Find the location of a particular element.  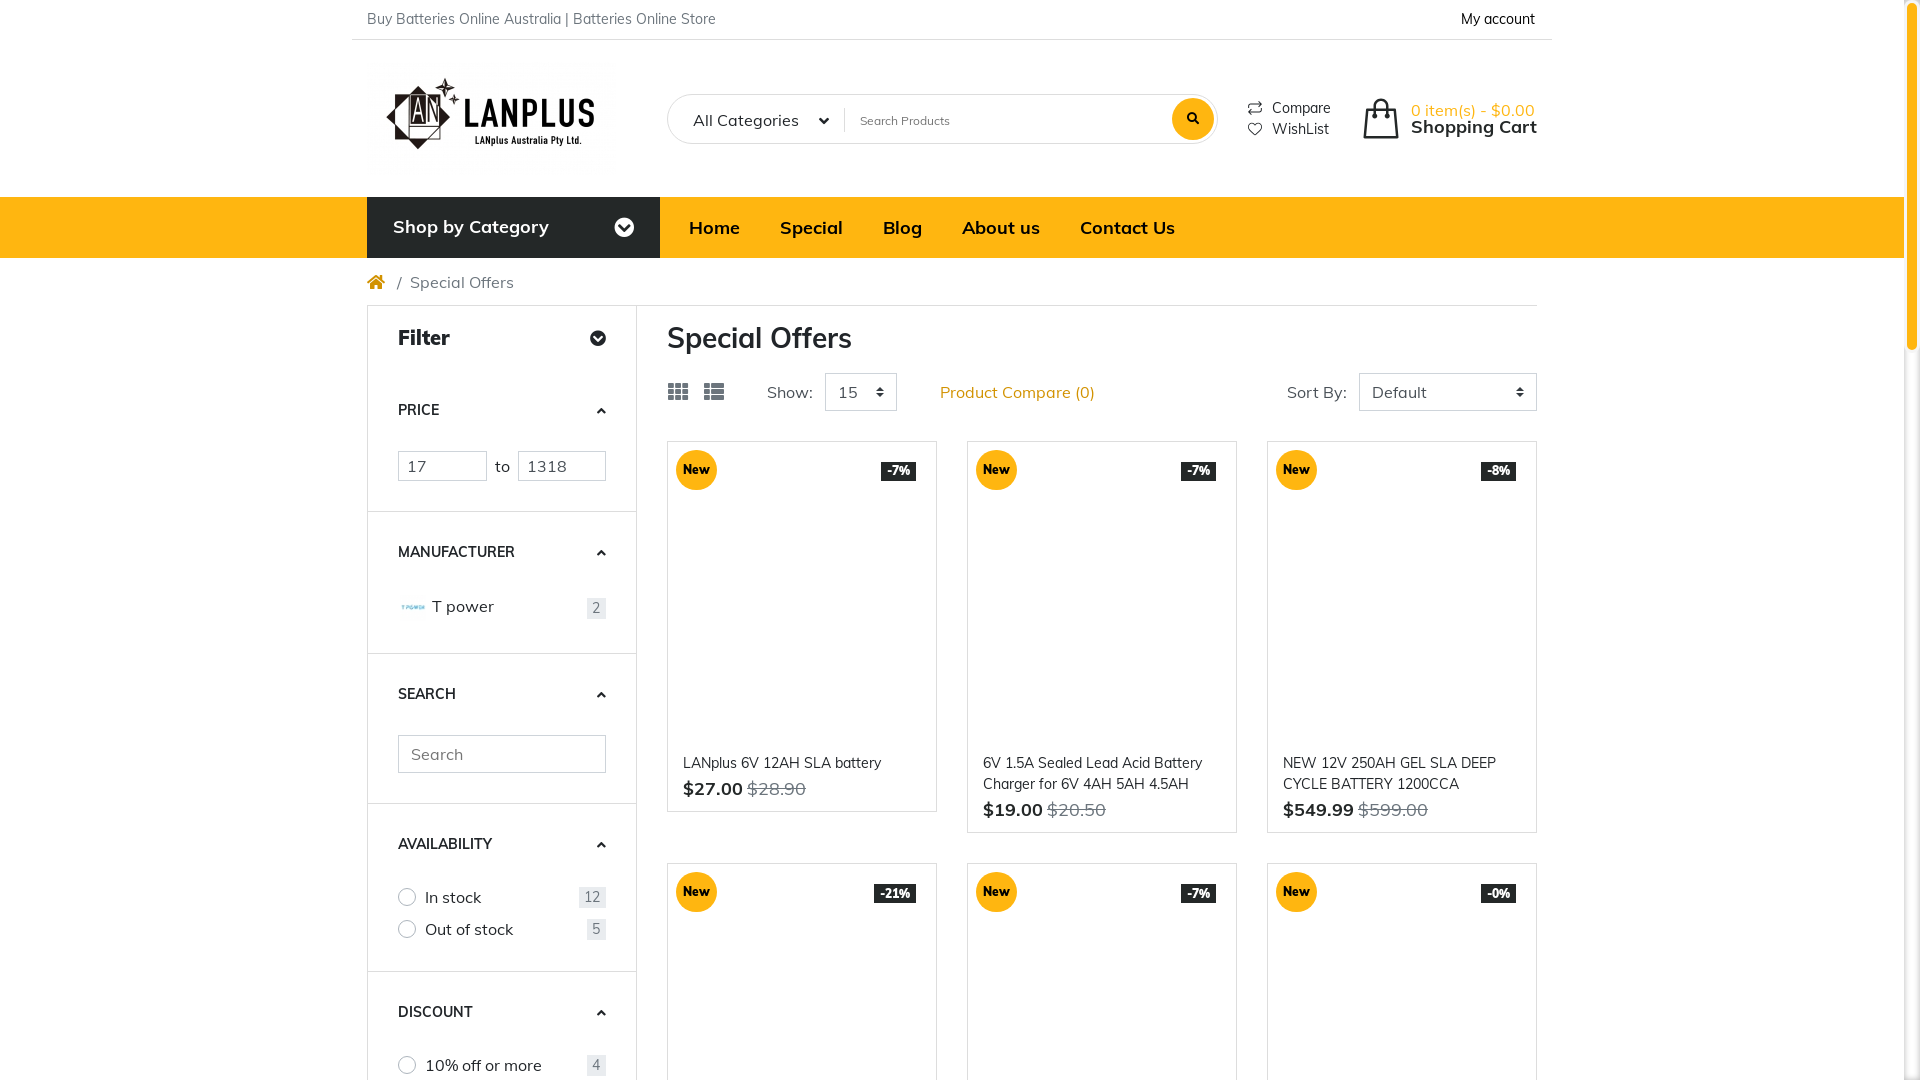

'Contact Us' is located at coordinates (1127, 226).